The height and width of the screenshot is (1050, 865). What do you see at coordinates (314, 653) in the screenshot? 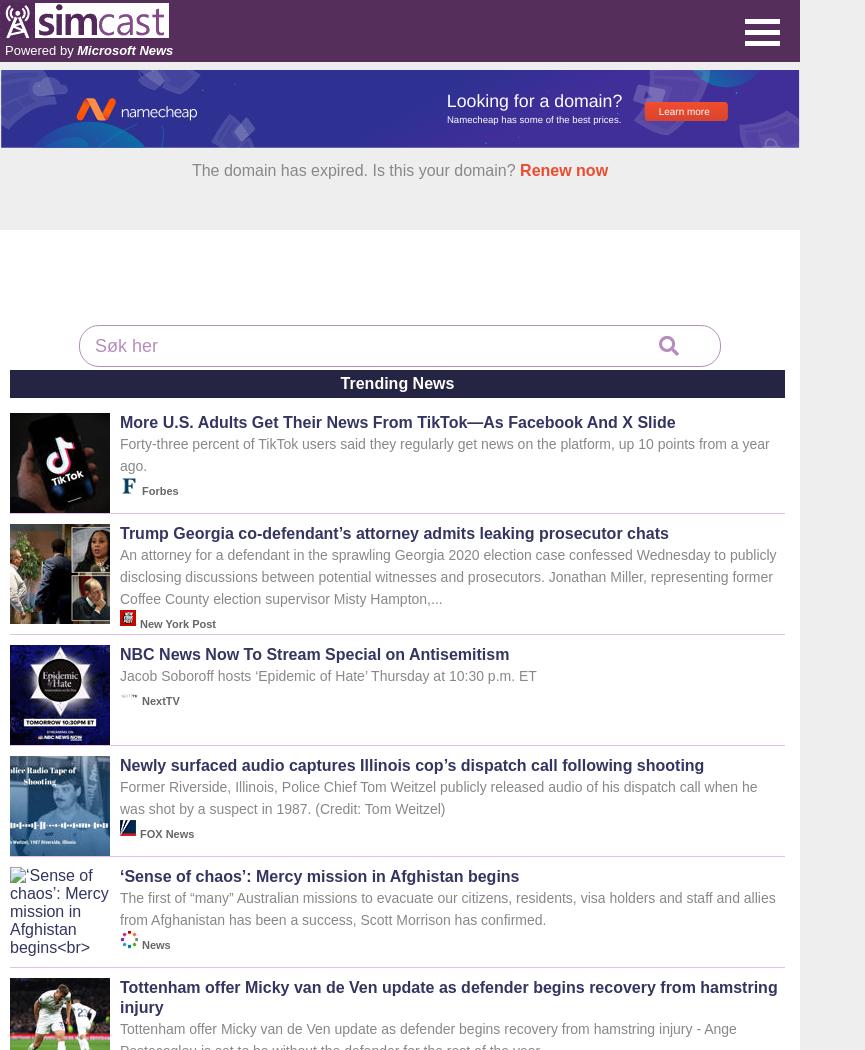
I see `'NBC News Now To Stream Special on Antisemitism'` at bounding box center [314, 653].